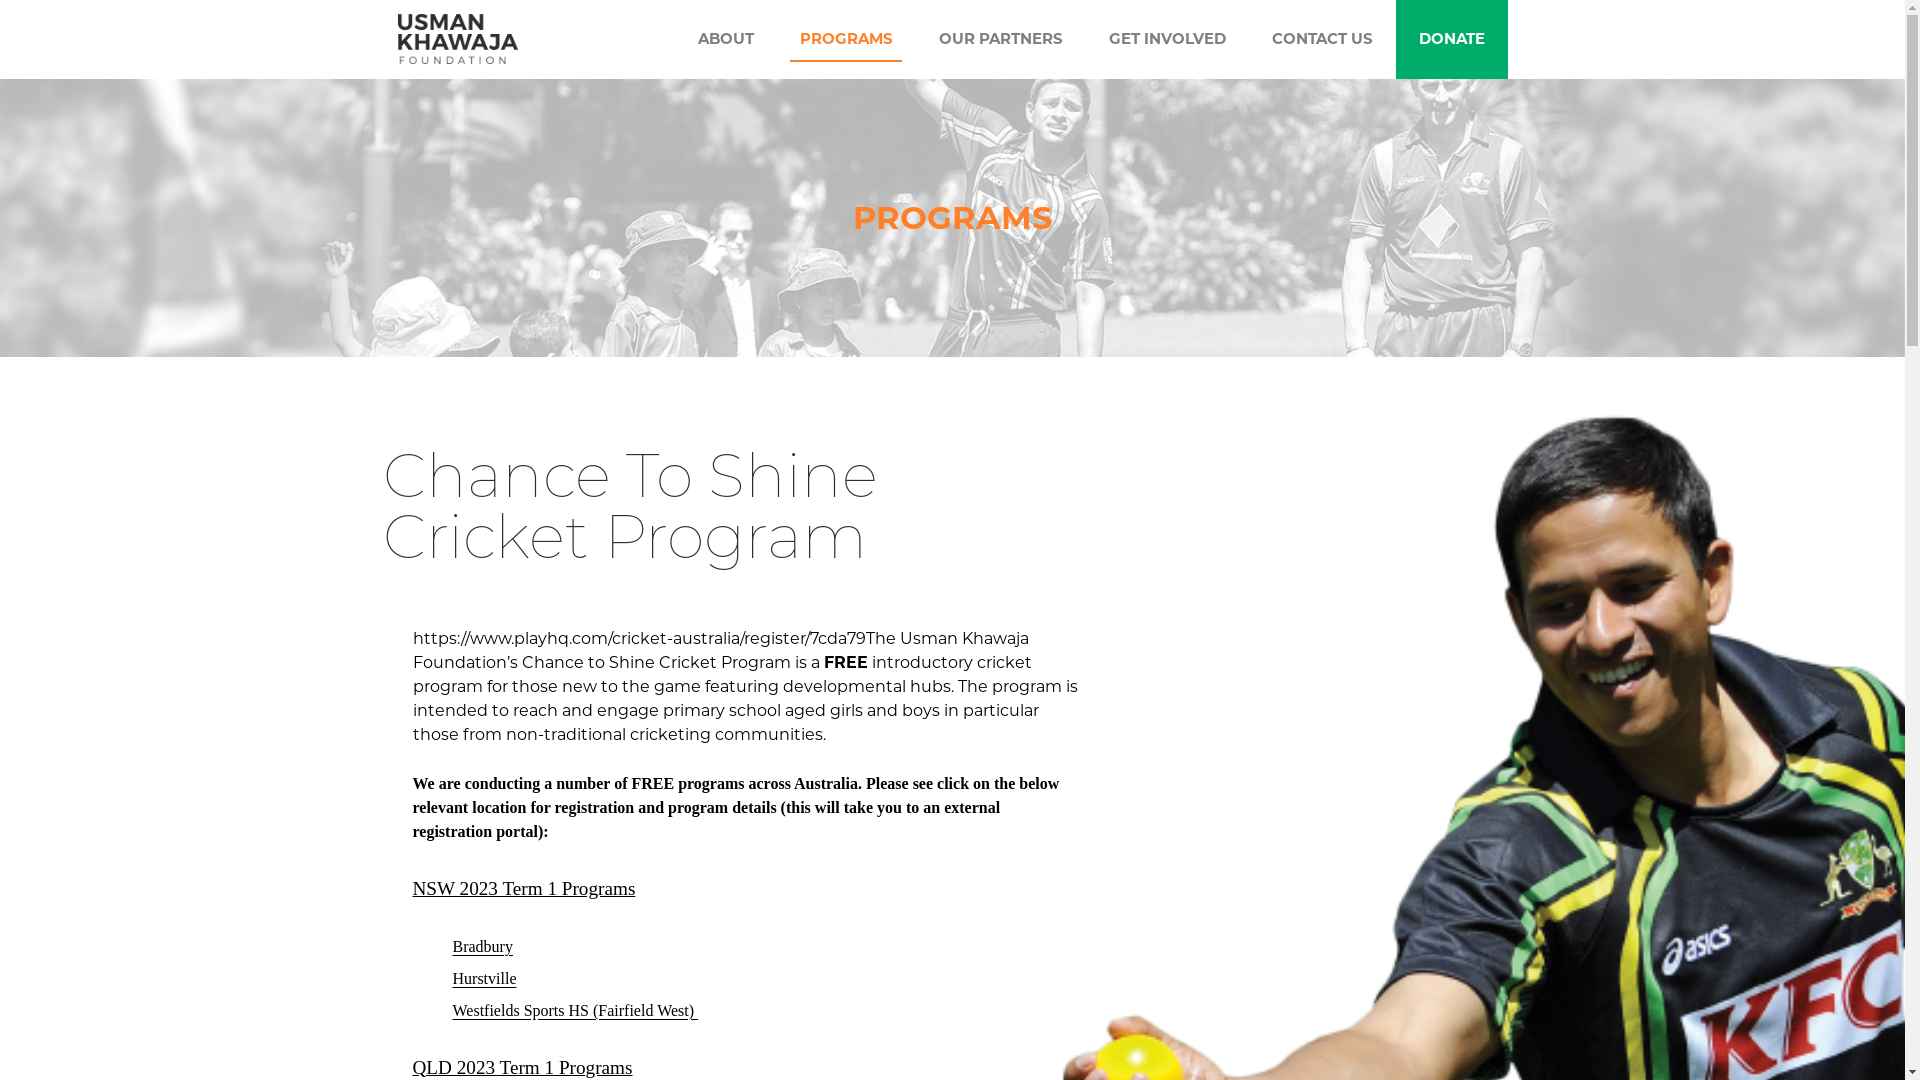 Image resolution: width=1920 pixels, height=1080 pixels. I want to click on 'OUR PARTNERS', so click(999, 39).